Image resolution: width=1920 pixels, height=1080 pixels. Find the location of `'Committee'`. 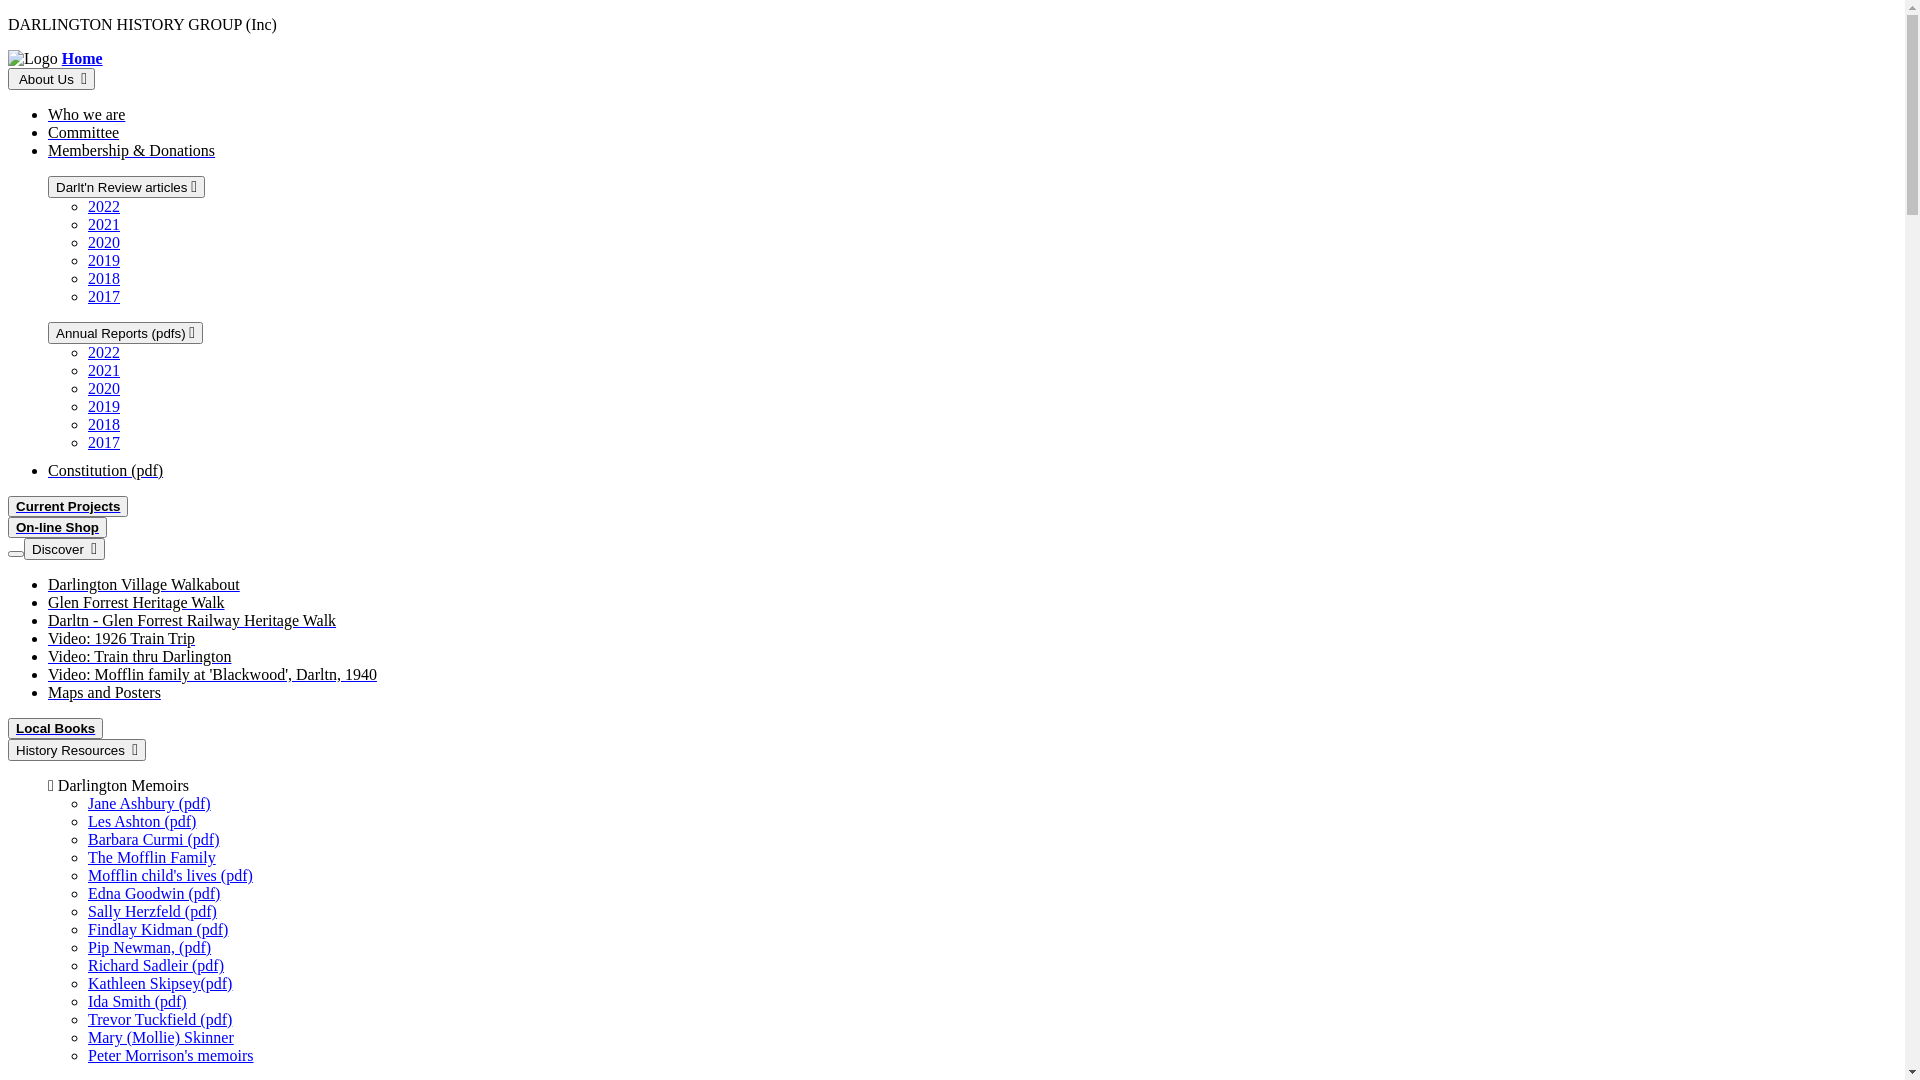

'Committee' is located at coordinates (48, 132).